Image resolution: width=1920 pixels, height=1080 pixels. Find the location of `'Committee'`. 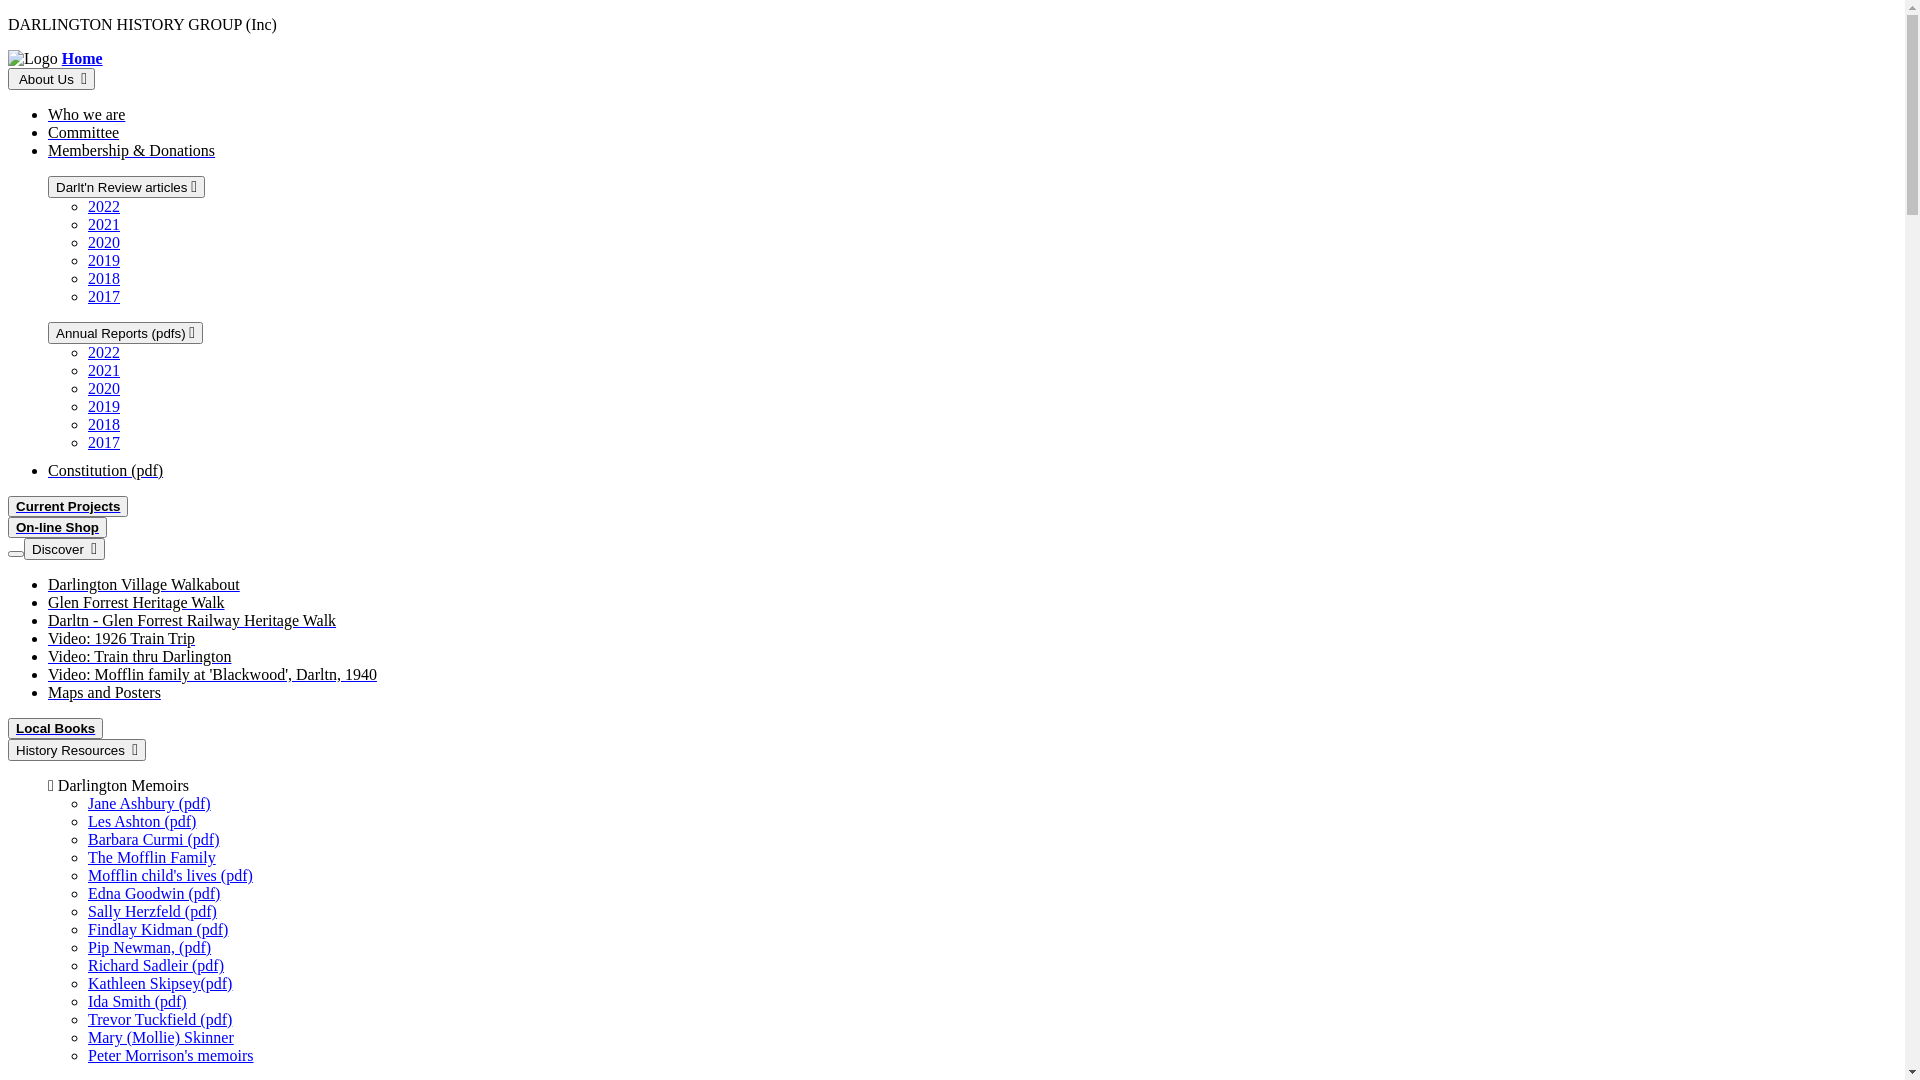

'Committee' is located at coordinates (48, 132).